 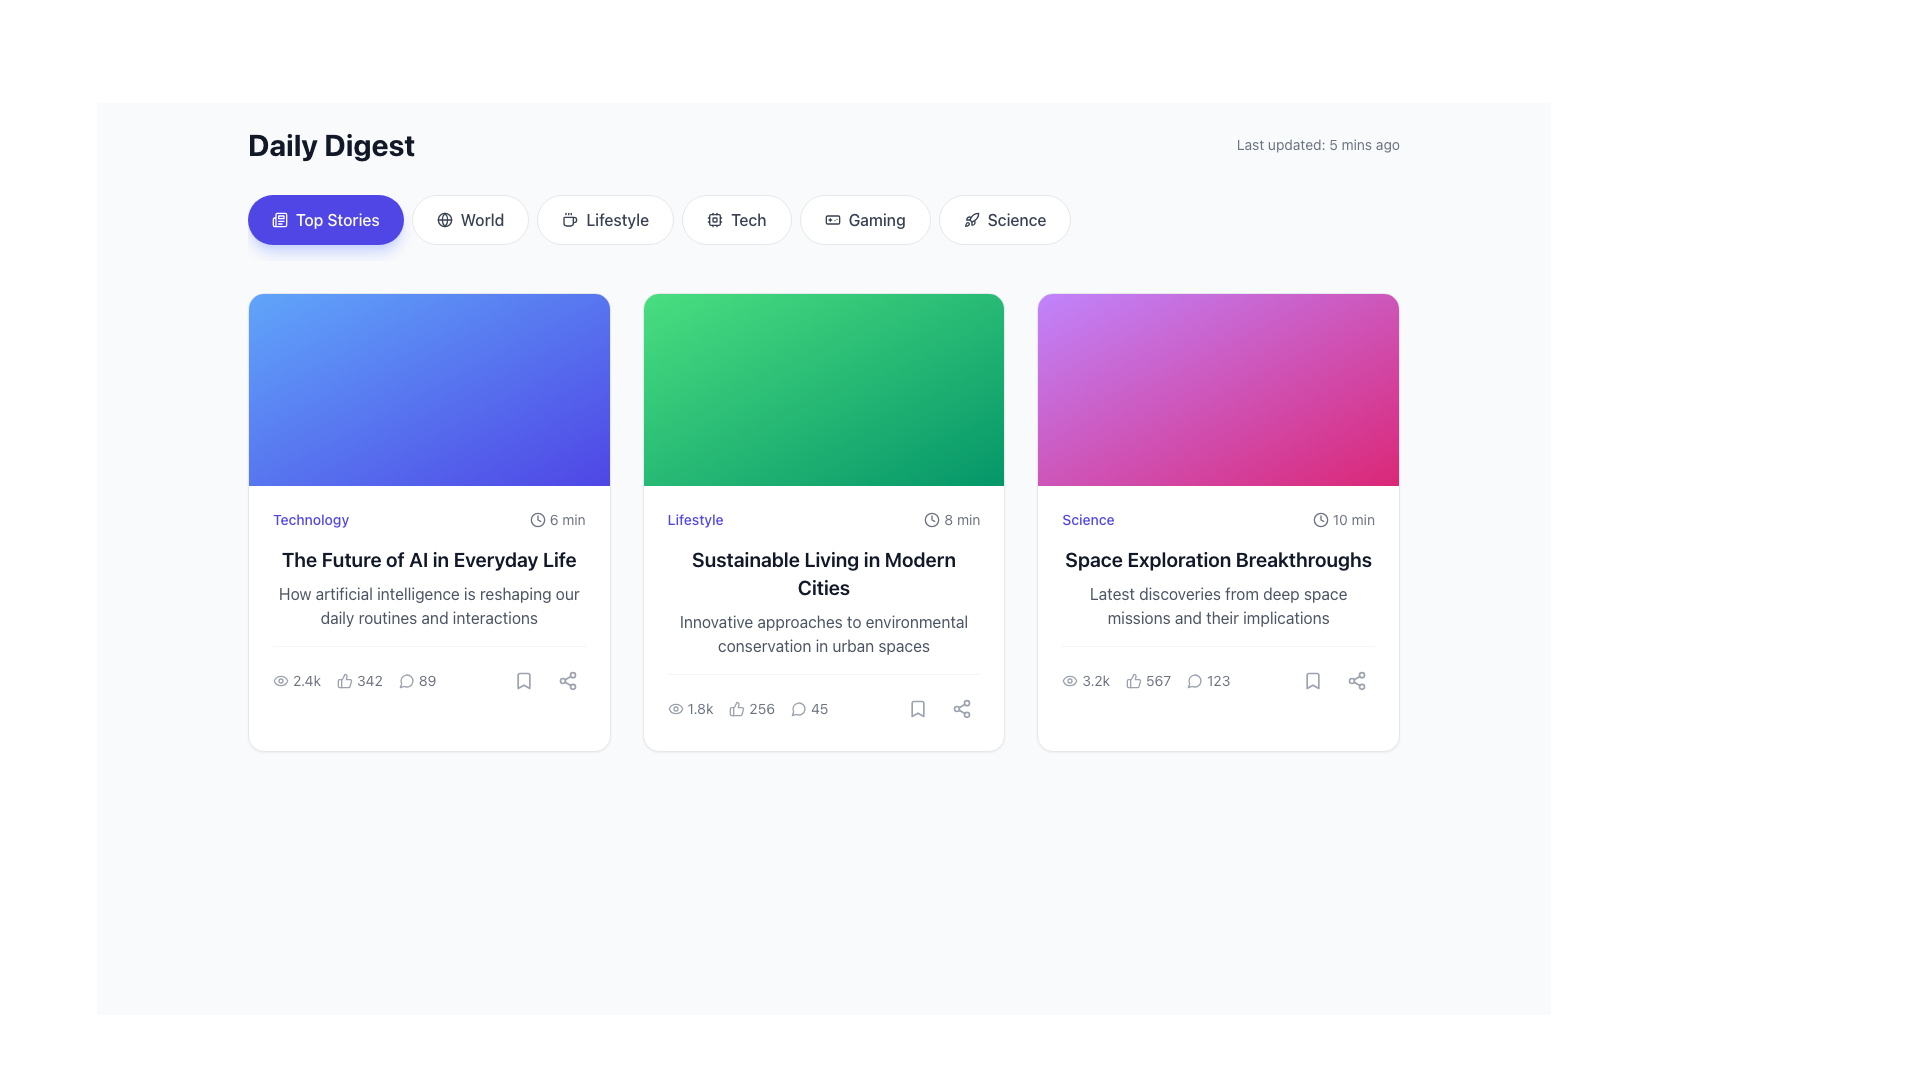 What do you see at coordinates (1312, 680) in the screenshot?
I see `the bookmark icon button located in the lower-right corner of the last card in the second row of content cards` at bounding box center [1312, 680].